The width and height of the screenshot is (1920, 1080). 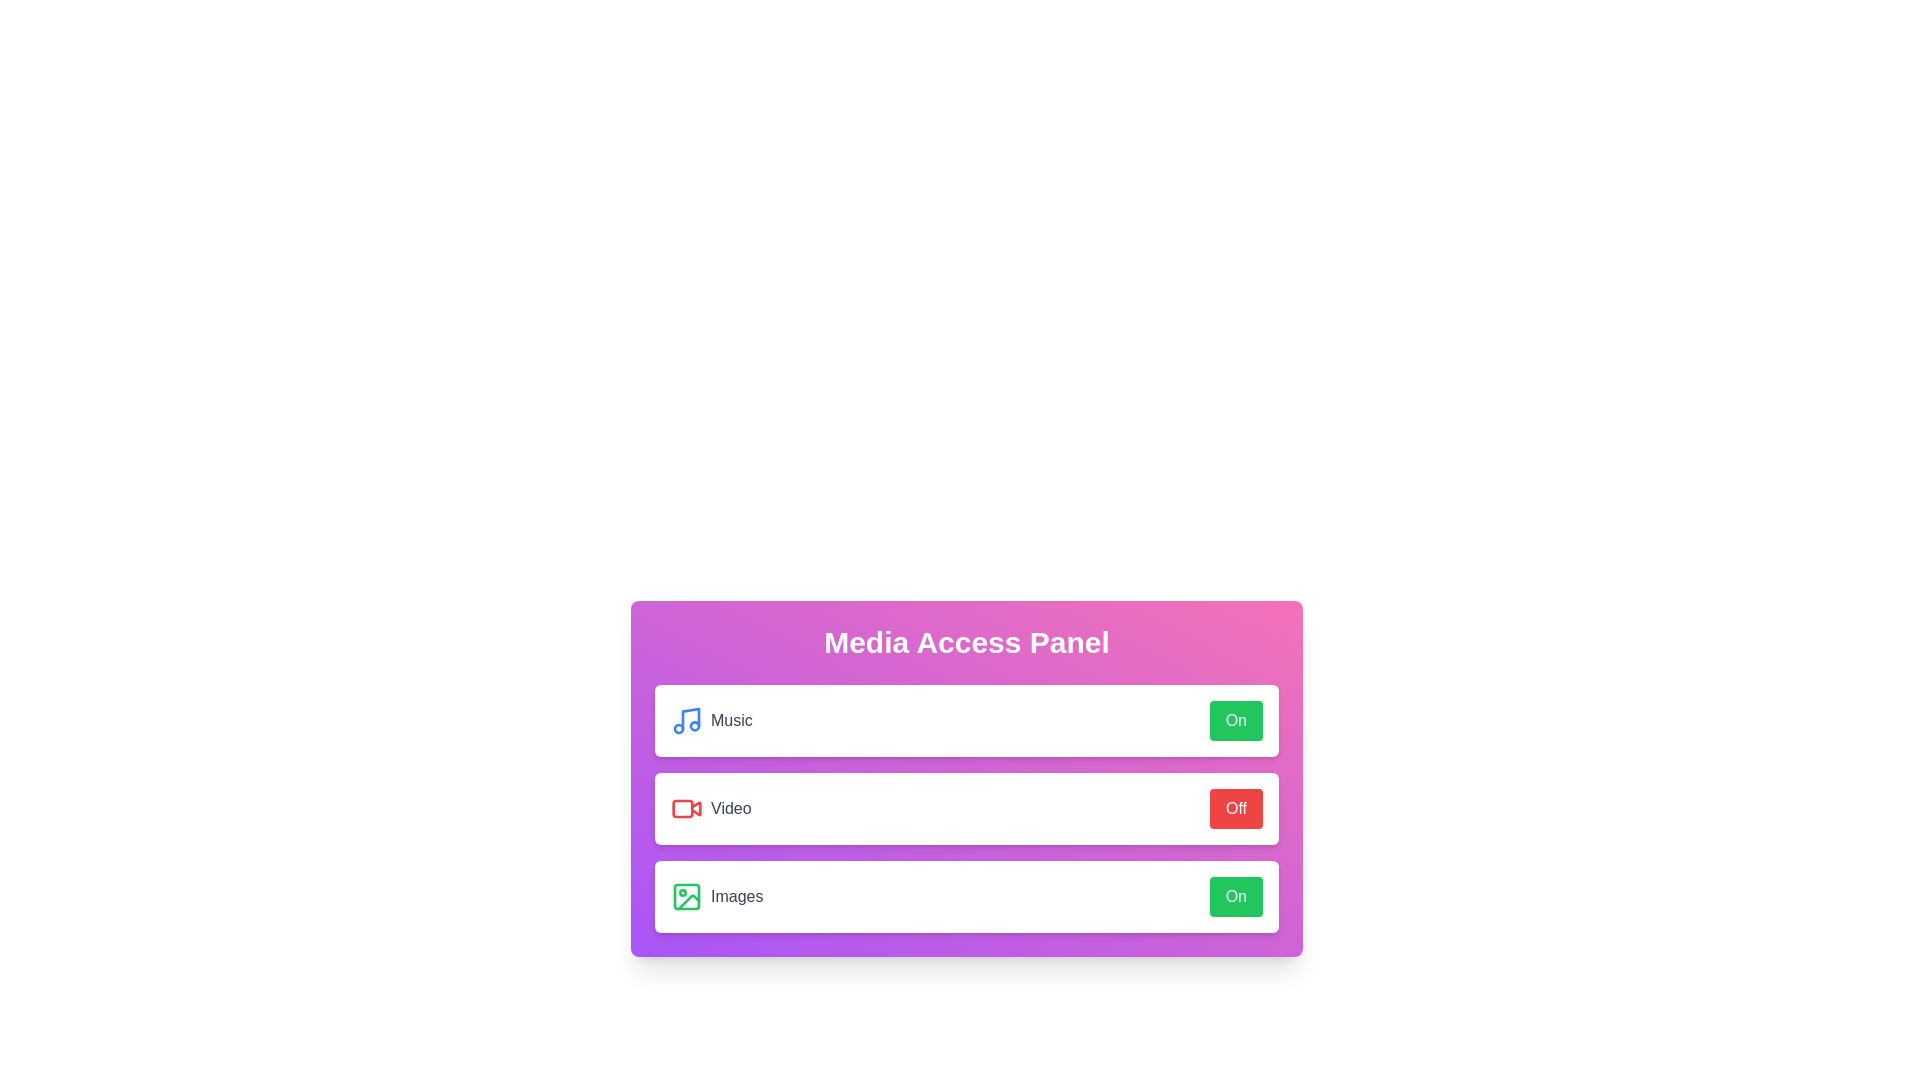 What do you see at coordinates (966, 643) in the screenshot?
I see `the heading text of the panel` at bounding box center [966, 643].